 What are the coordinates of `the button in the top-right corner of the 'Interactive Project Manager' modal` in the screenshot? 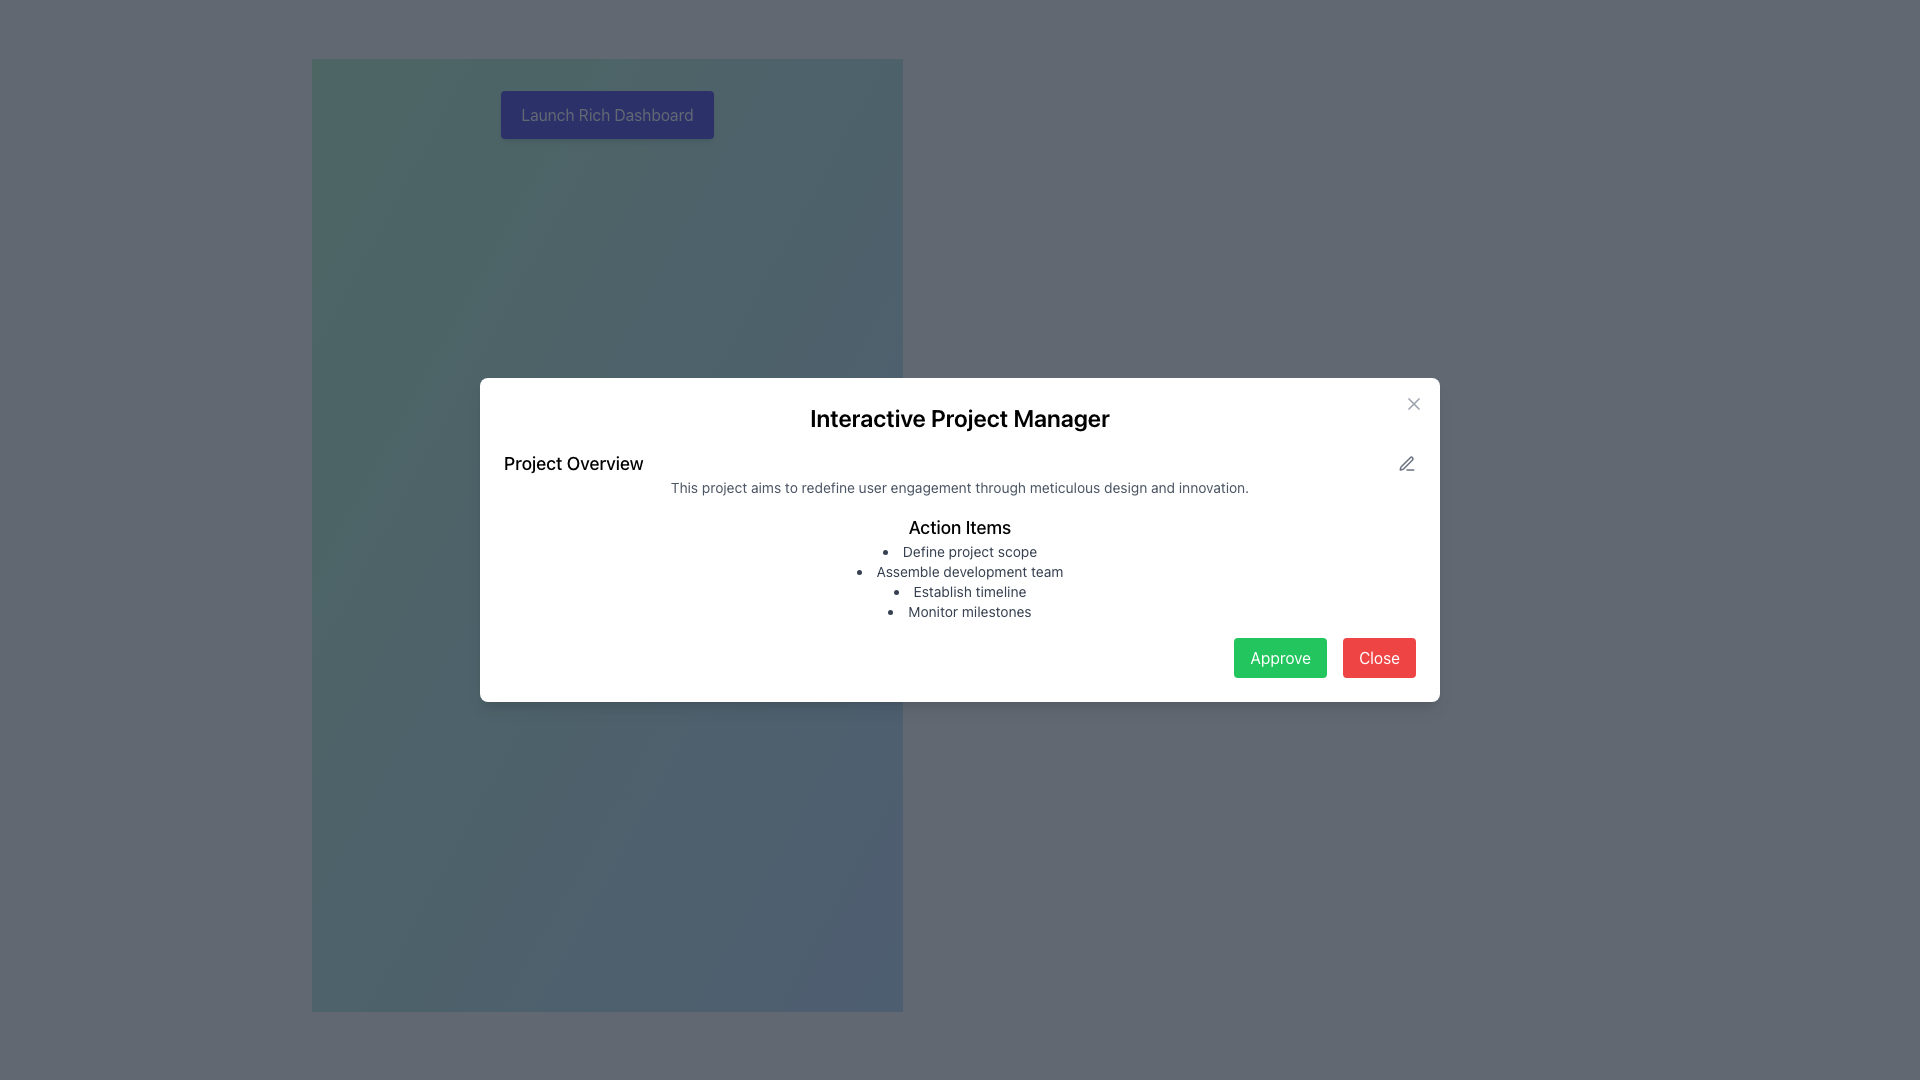 It's located at (1413, 404).